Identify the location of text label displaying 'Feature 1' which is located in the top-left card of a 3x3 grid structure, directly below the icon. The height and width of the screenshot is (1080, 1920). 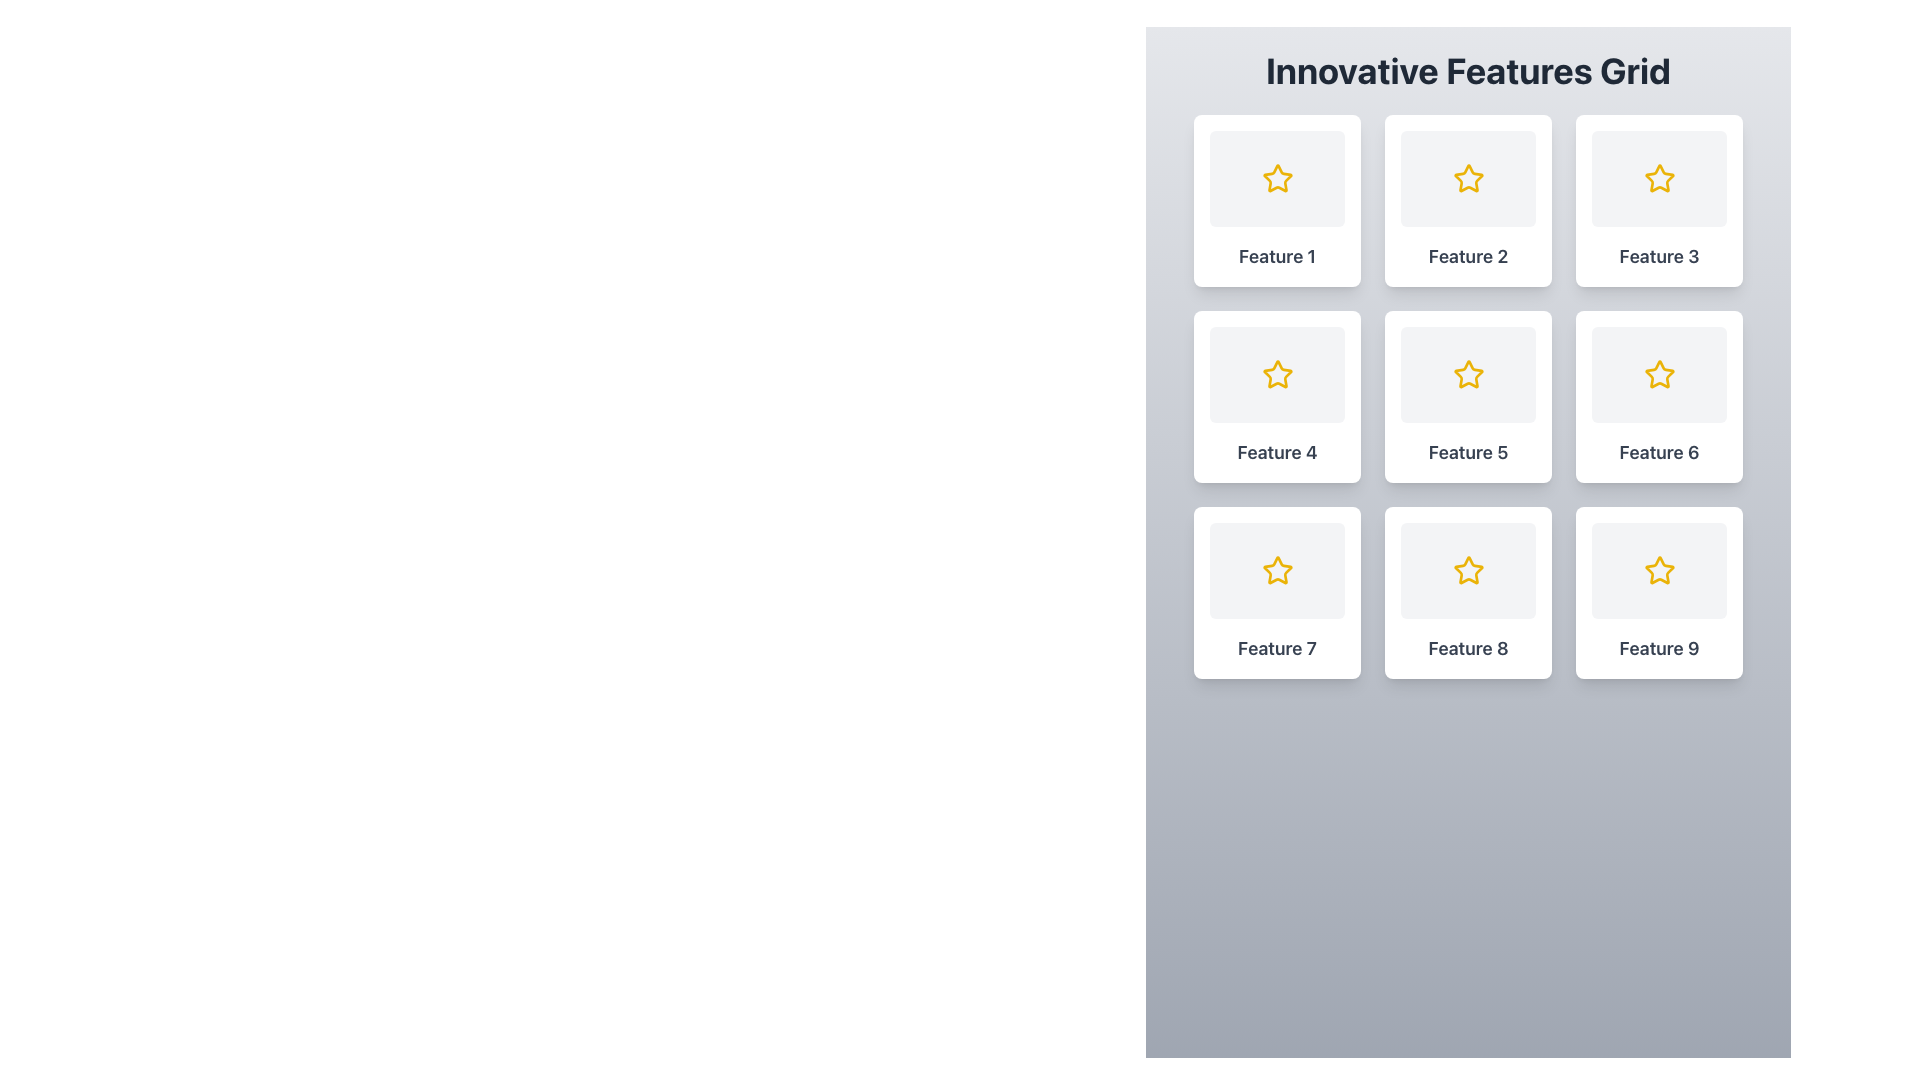
(1276, 256).